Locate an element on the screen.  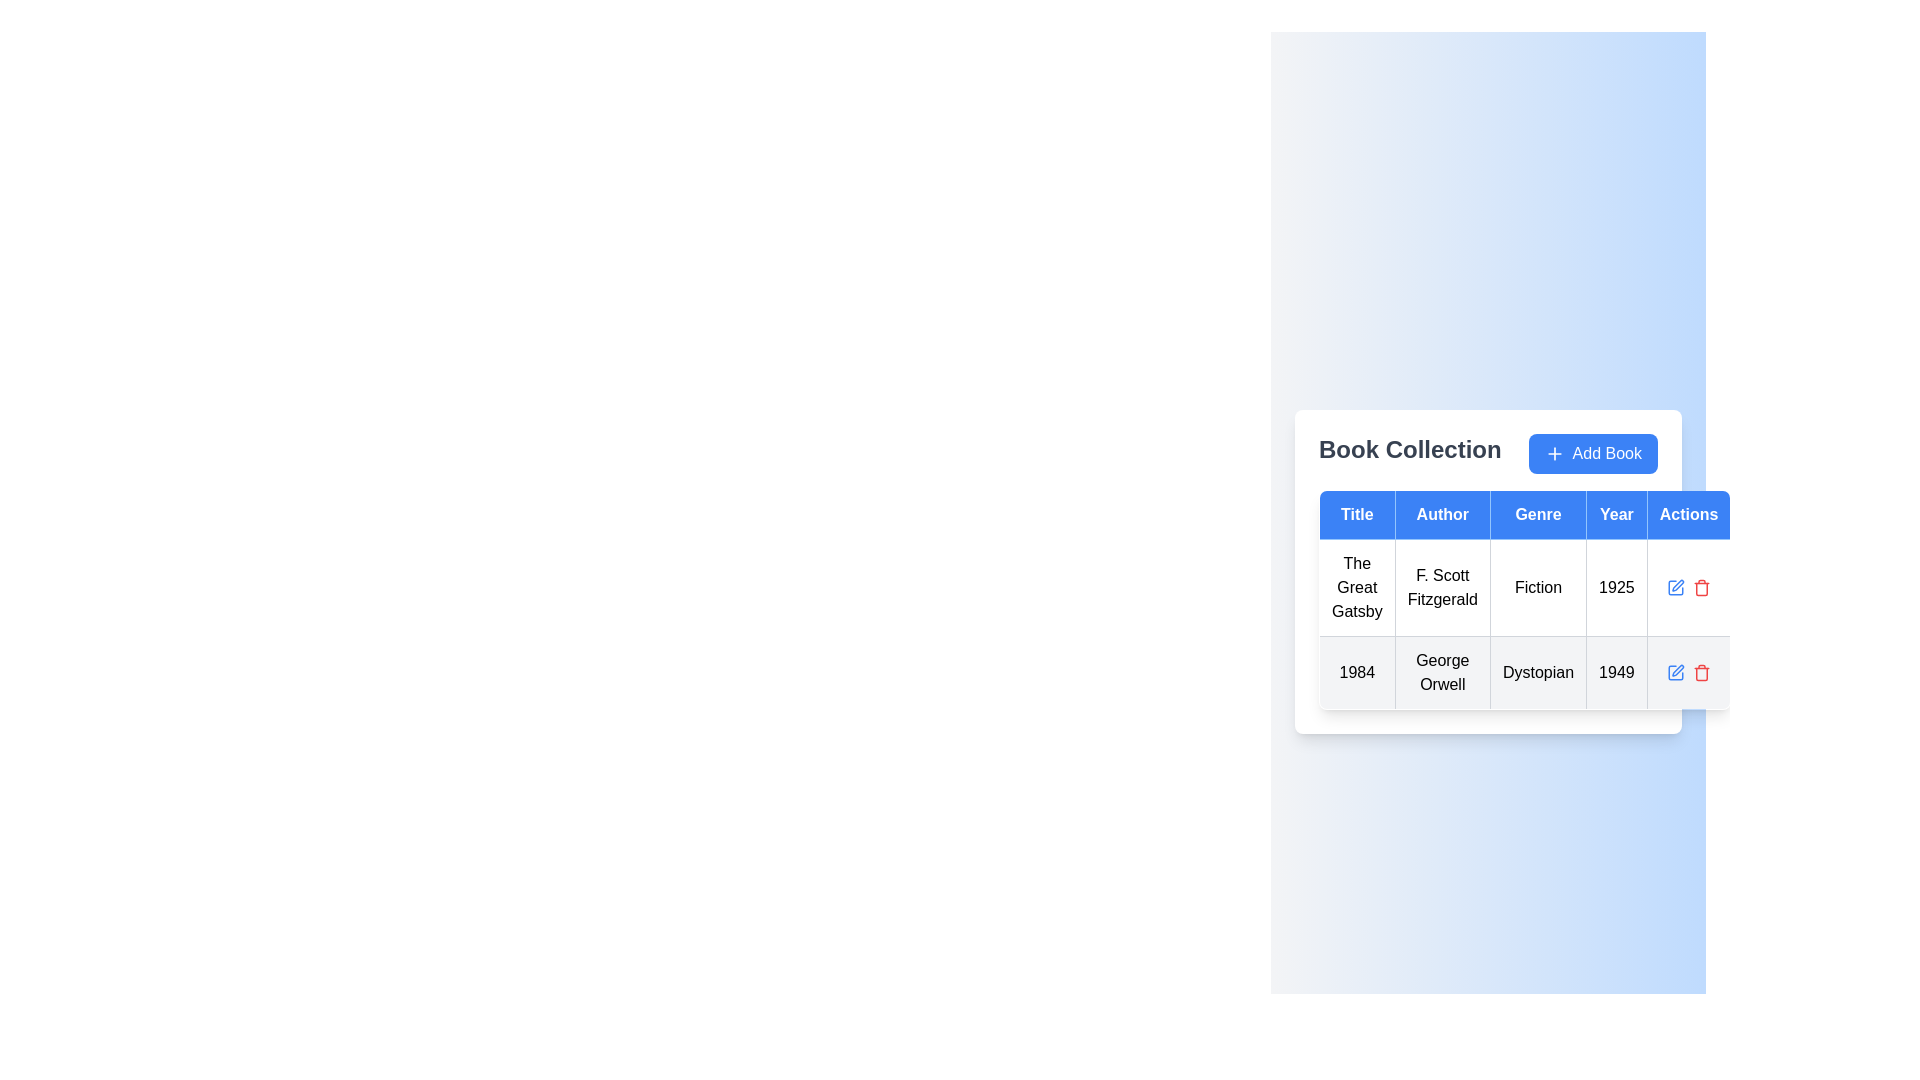
the Text Display Field displaying 'George Orwell', which is the second cell under the 'Author' header in the table for the book '1984' is located at coordinates (1442, 672).